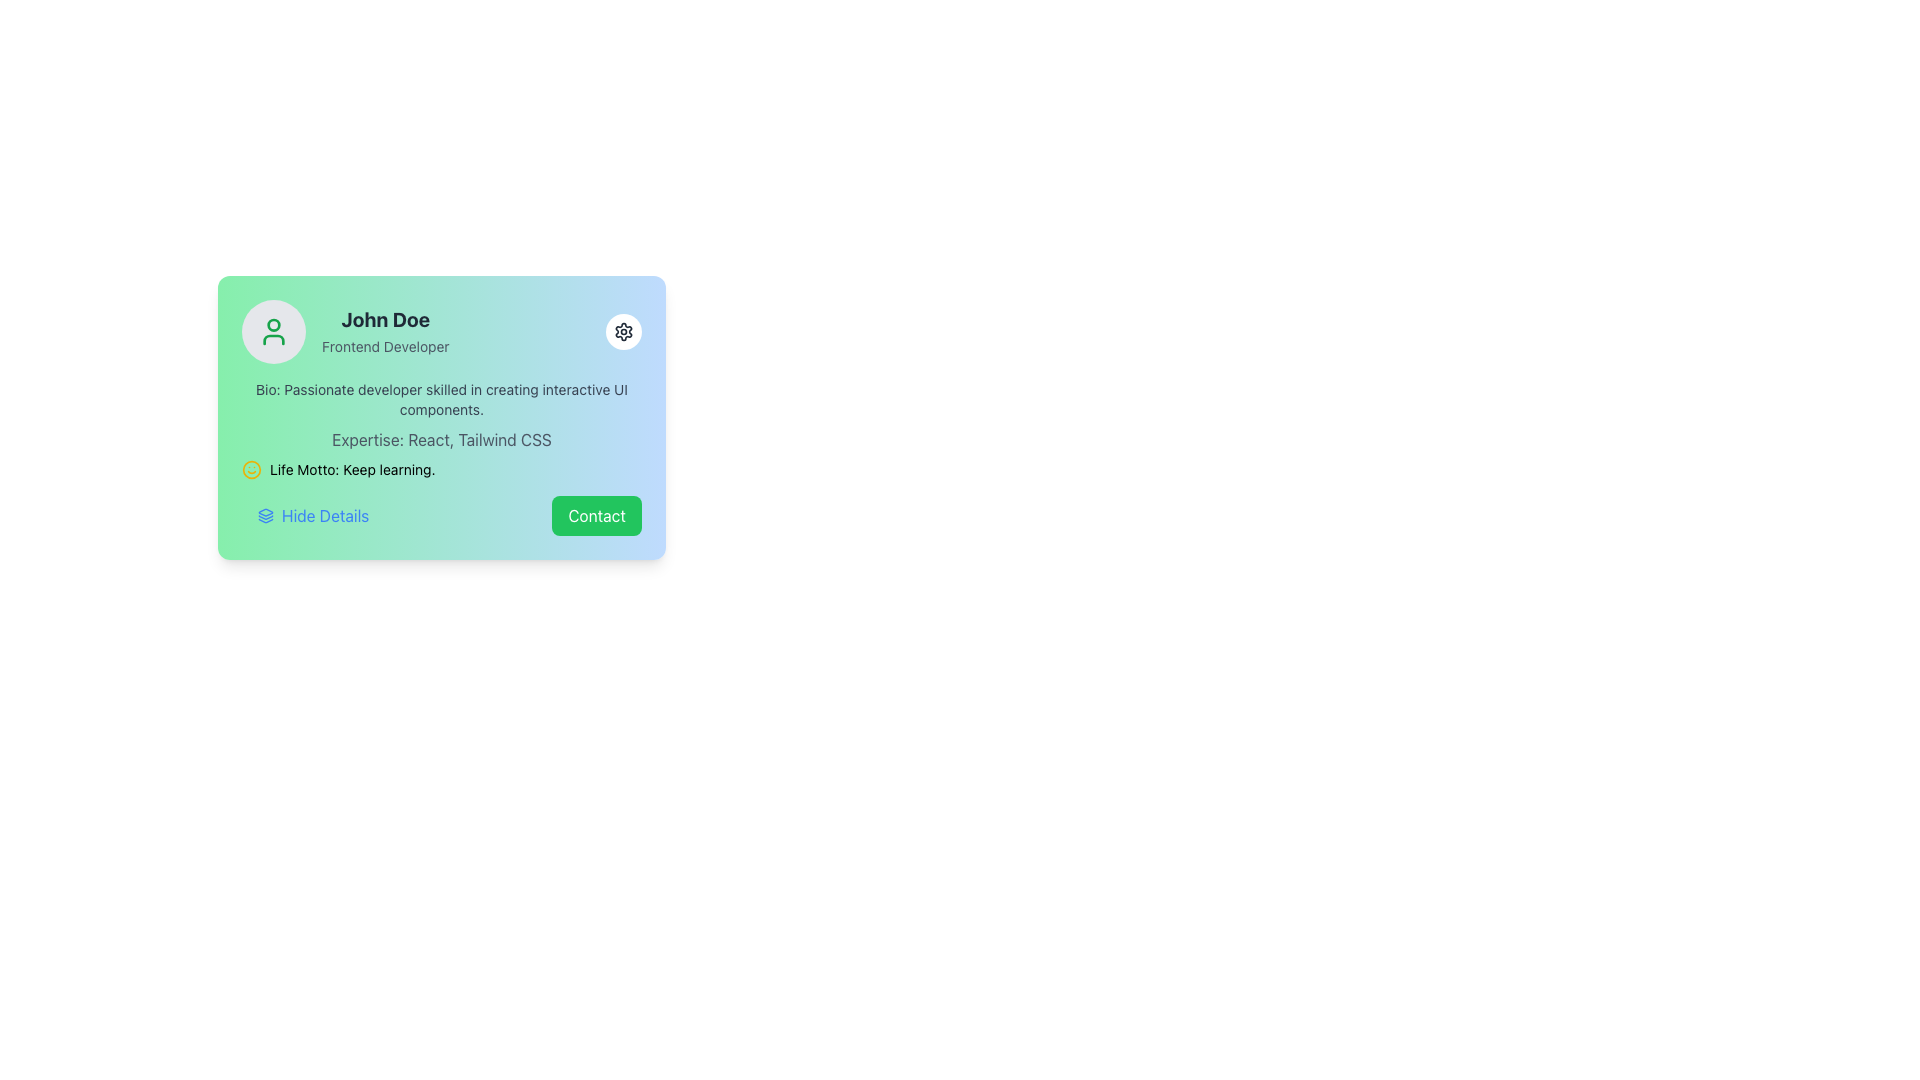 This screenshot has height=1080, width=1920. Describe the element at coordinates (440, 428) in the screenshot. I see `Informational Text Block that provides additional information about the user, including their skills, experience, and personal philosophy, located below the username and job title section` at that location.